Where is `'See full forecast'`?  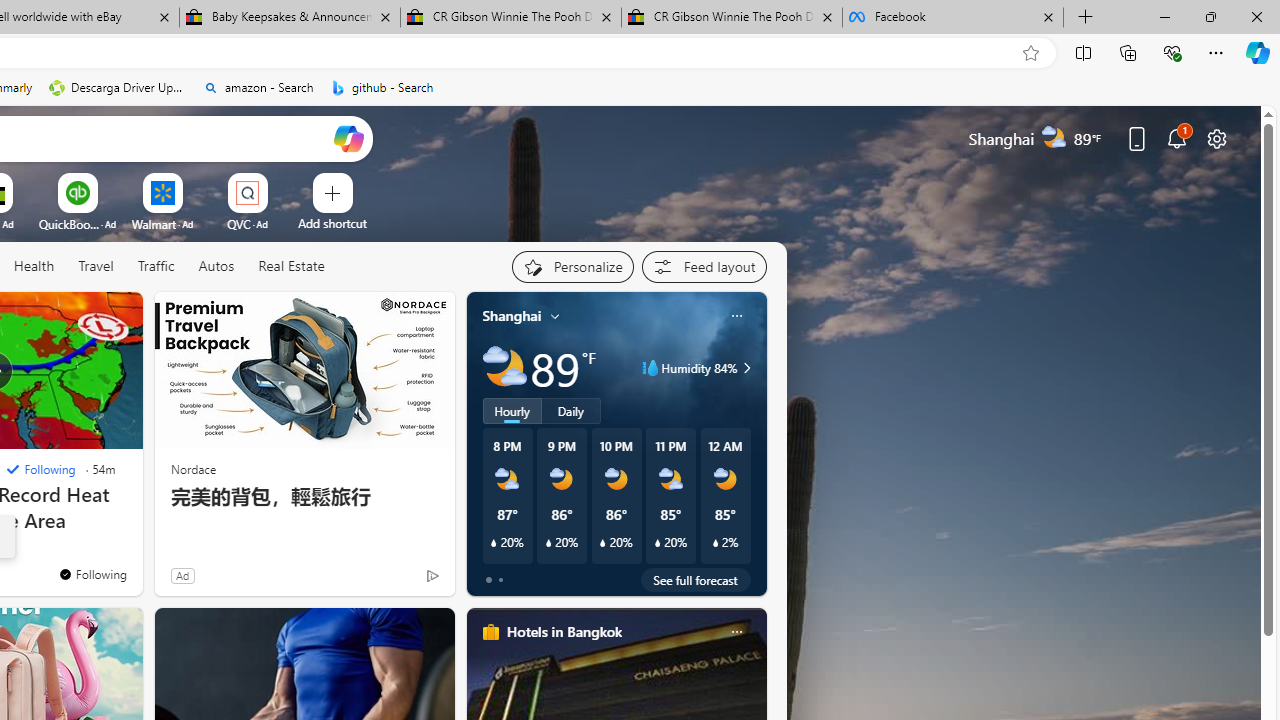
'See full forecast' is located at coordinates (695, 579).